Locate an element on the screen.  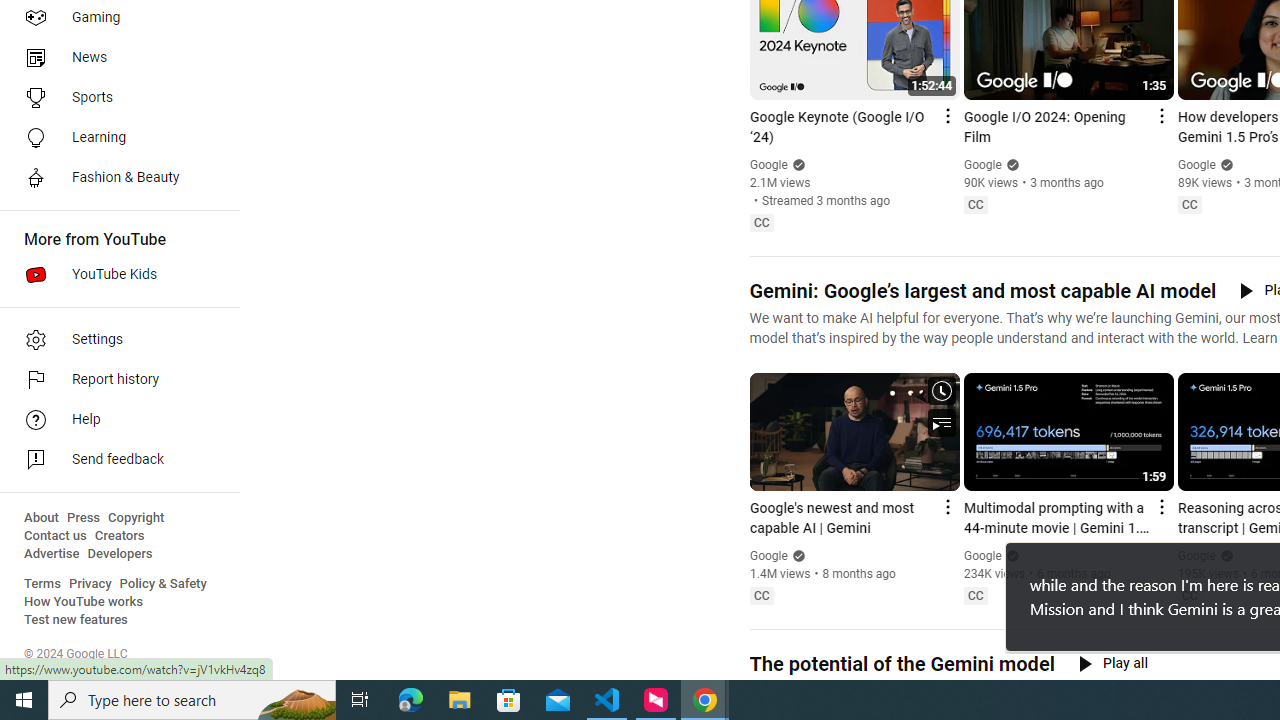
'How YouTube works' is located at coordinates (82, 601).